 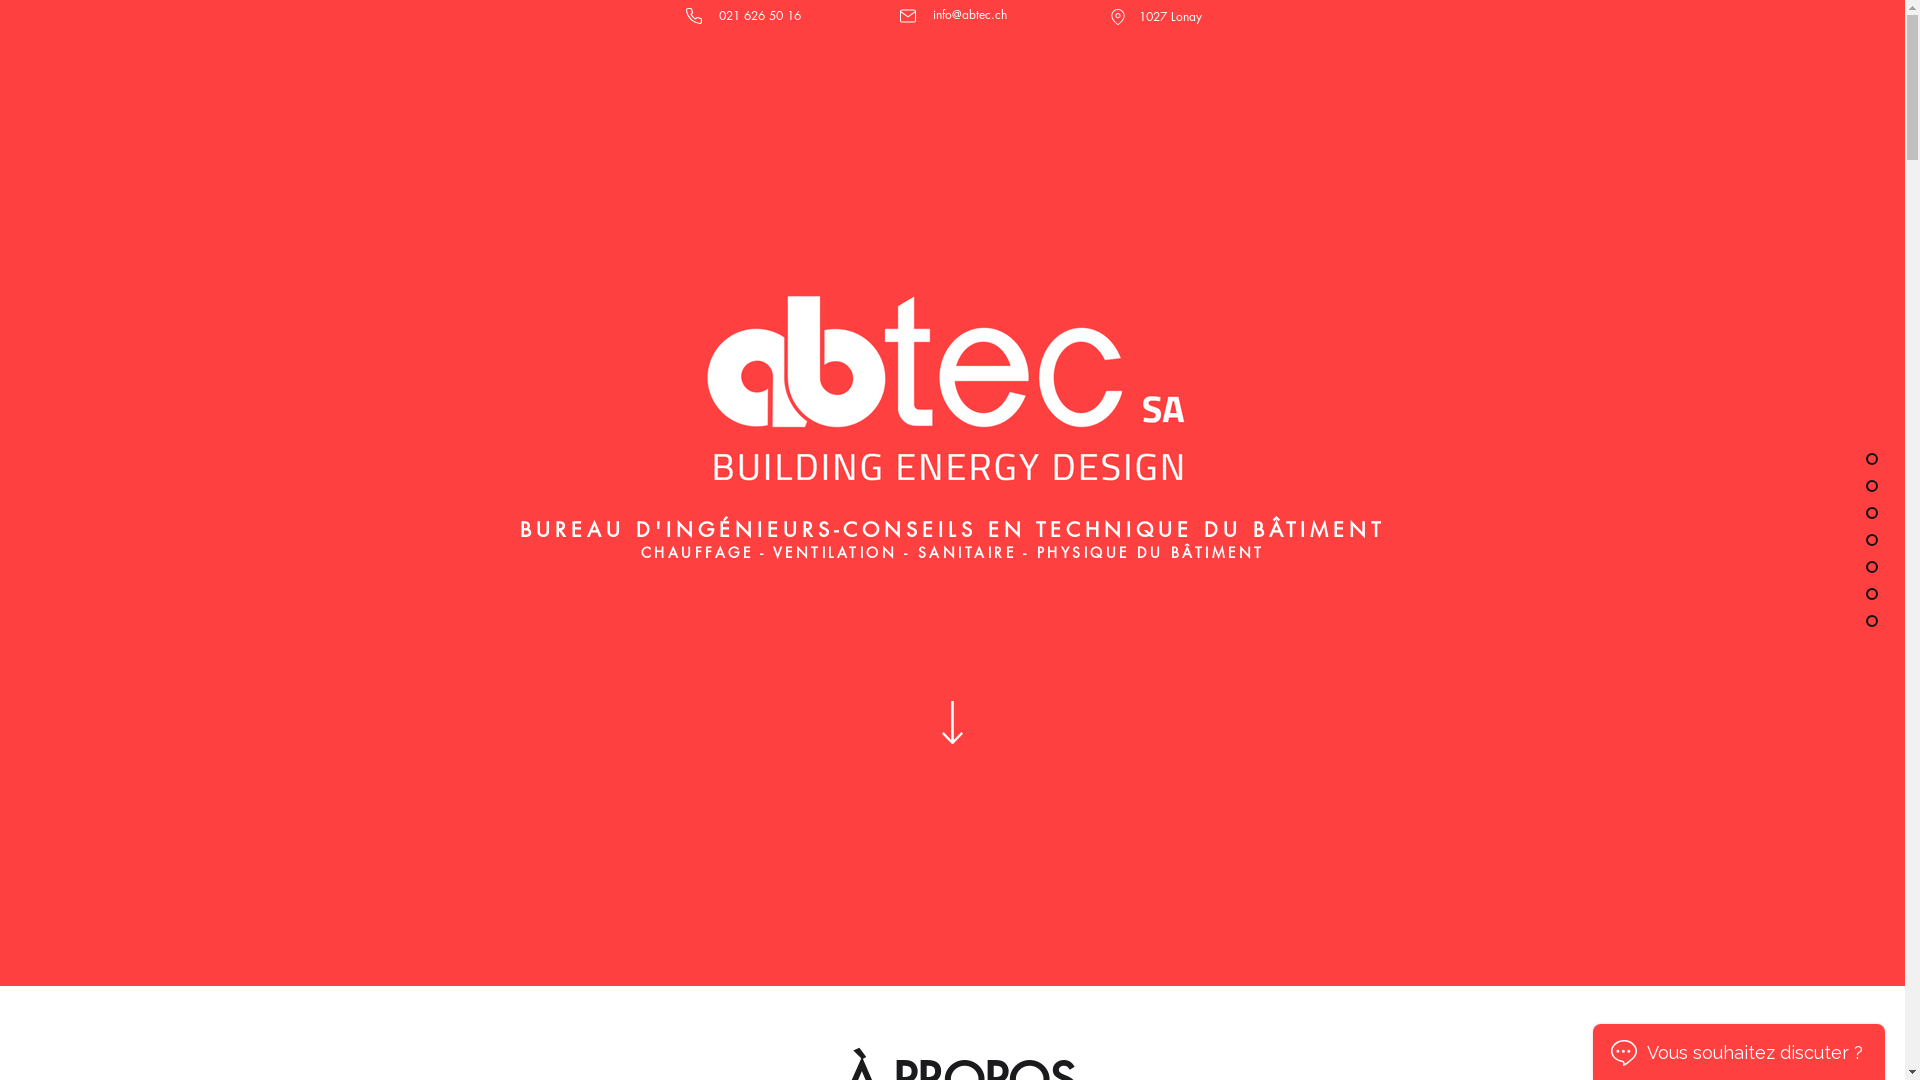 What do you see at coordinates (951, 382) in the screenshot?
I see `'logo abtec base_vectorized23.png'` at bounding box center [951, 382].